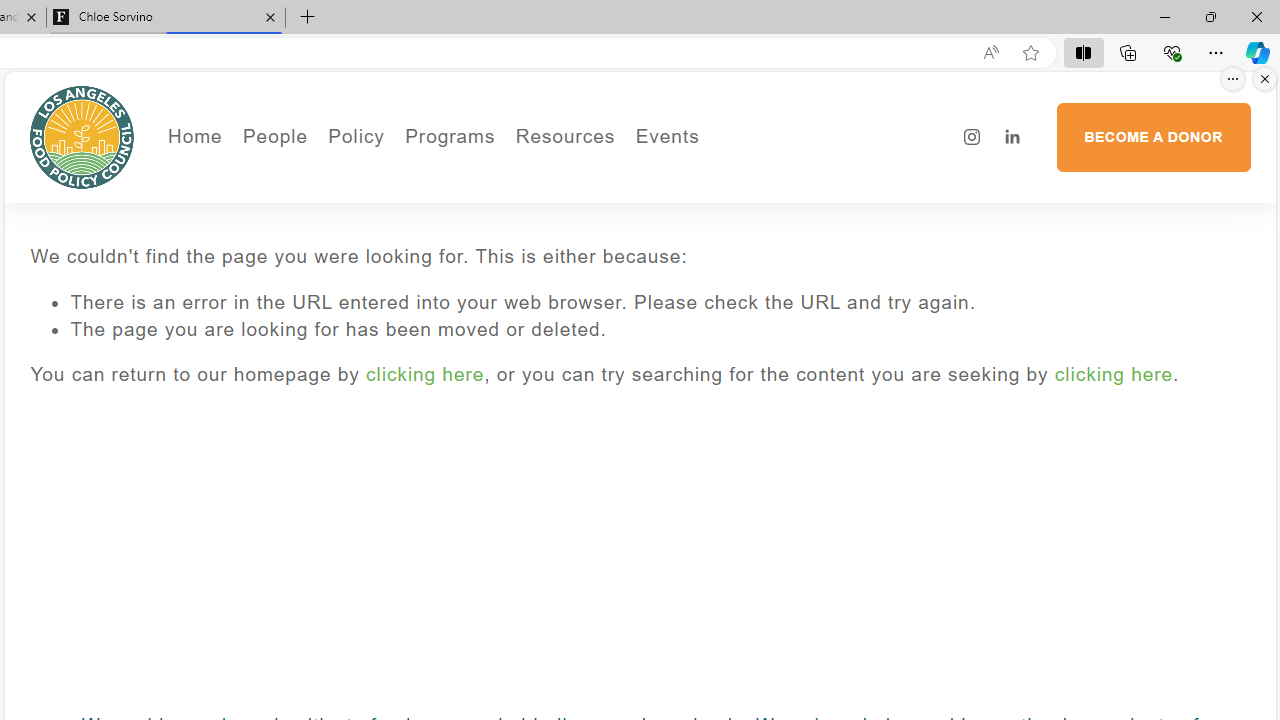 The width and height of the screenshot is (1280, 720). Describe the element at coordinates (564, 136) in the screenshot. I see `'Resources'` at that location.